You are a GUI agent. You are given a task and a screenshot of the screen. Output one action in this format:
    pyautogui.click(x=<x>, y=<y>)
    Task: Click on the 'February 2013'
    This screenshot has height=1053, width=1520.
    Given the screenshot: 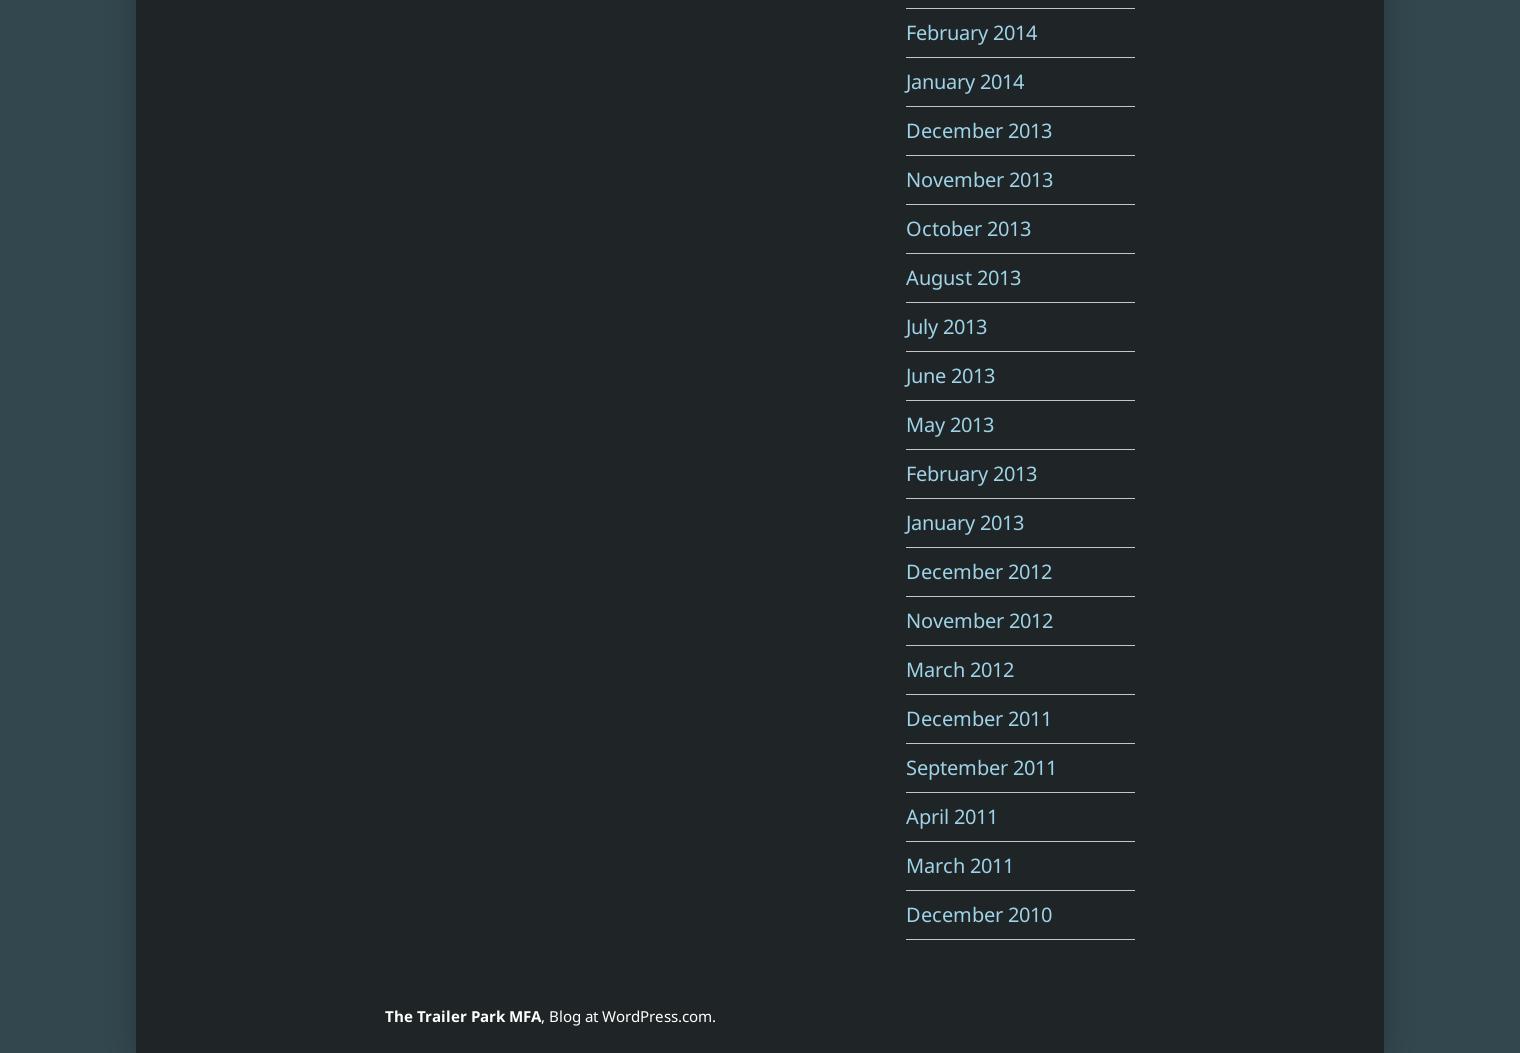 What is the action you would take?
    pyautogui.click(x=970, y=472)
    